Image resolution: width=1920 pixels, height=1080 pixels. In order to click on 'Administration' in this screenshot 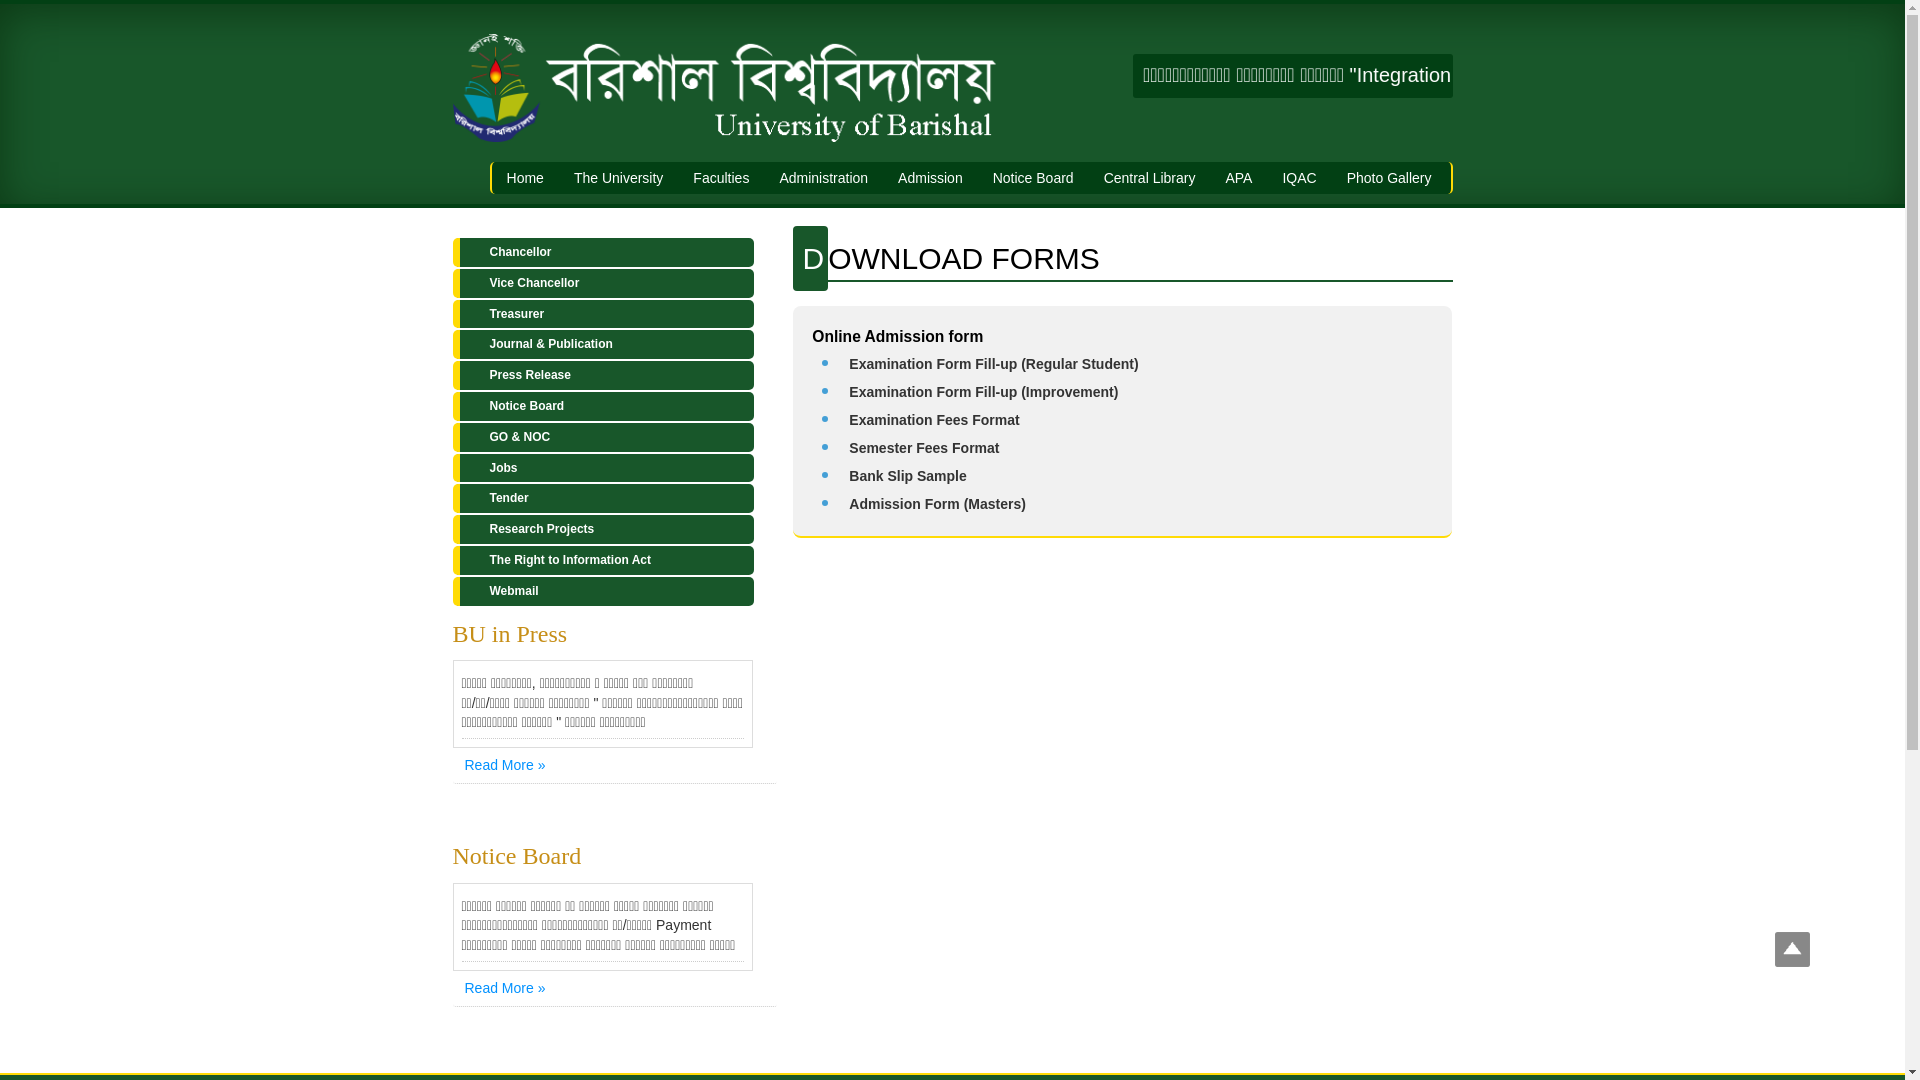, I will do `click(823, 176)`.